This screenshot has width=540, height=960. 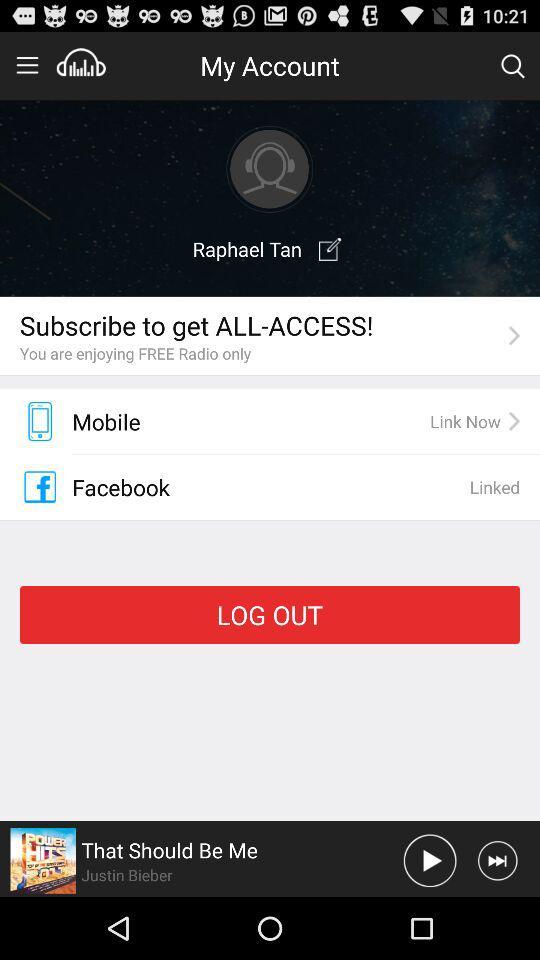 I want to click on the avatar icon, so click(x=269, y=179).